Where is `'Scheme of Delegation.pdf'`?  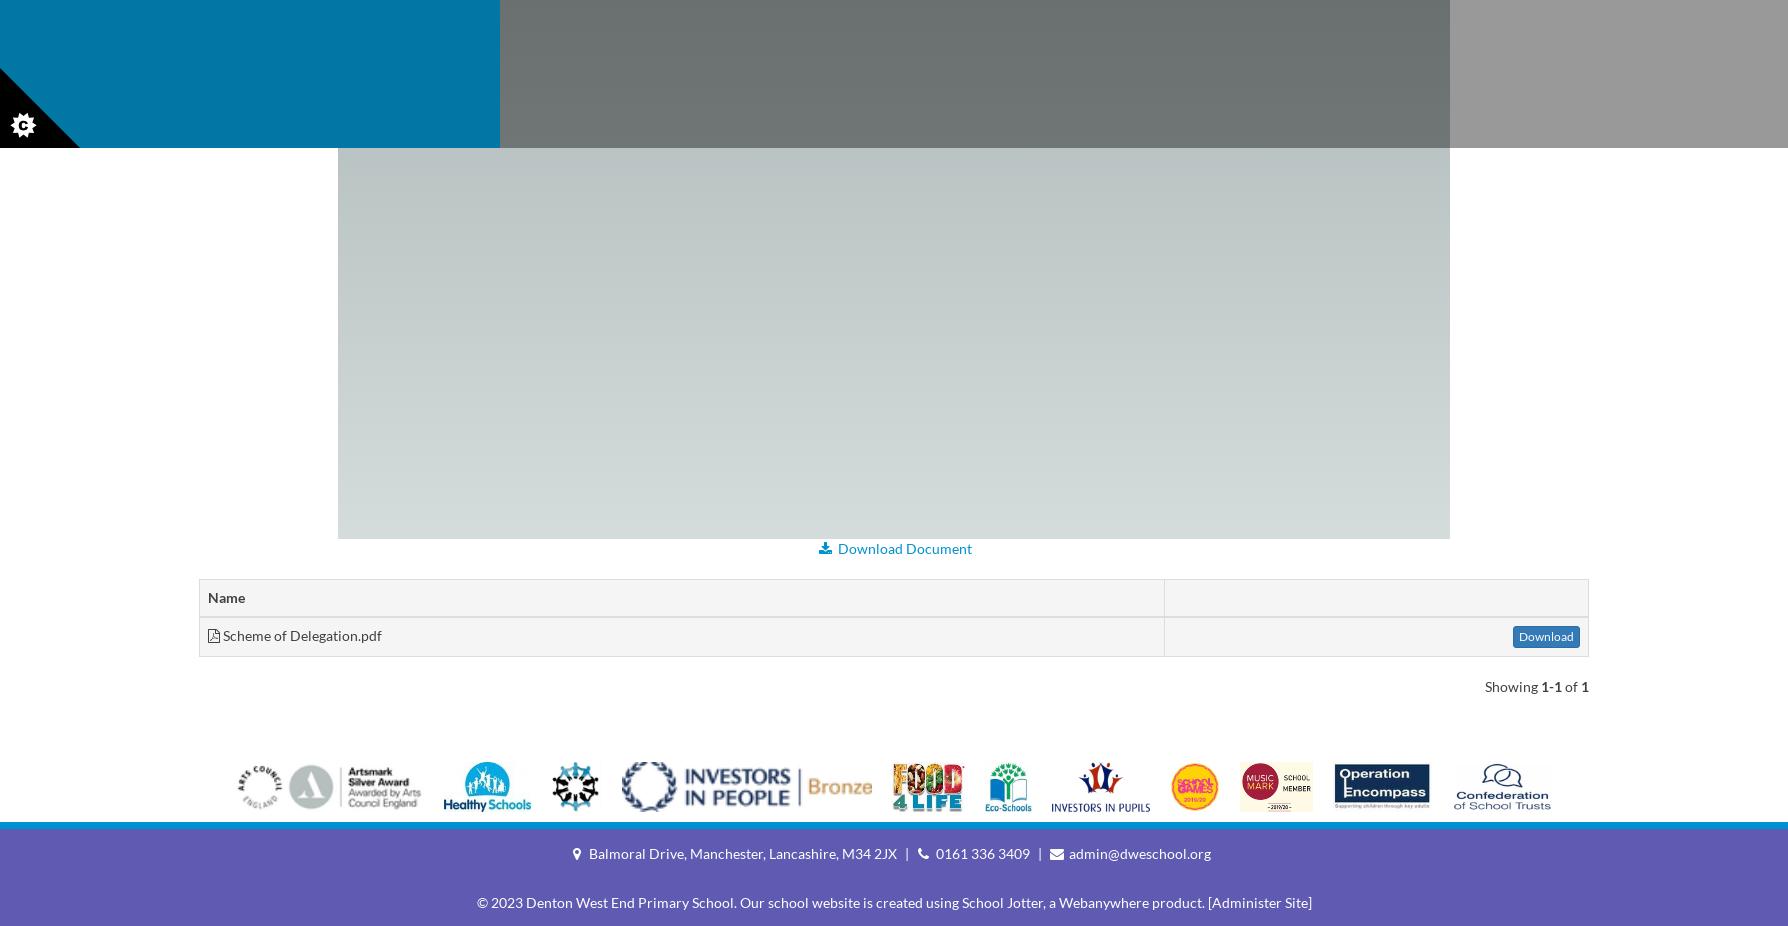
'Scheme of Delegation.pdf' is located at coordinates (299, 633).